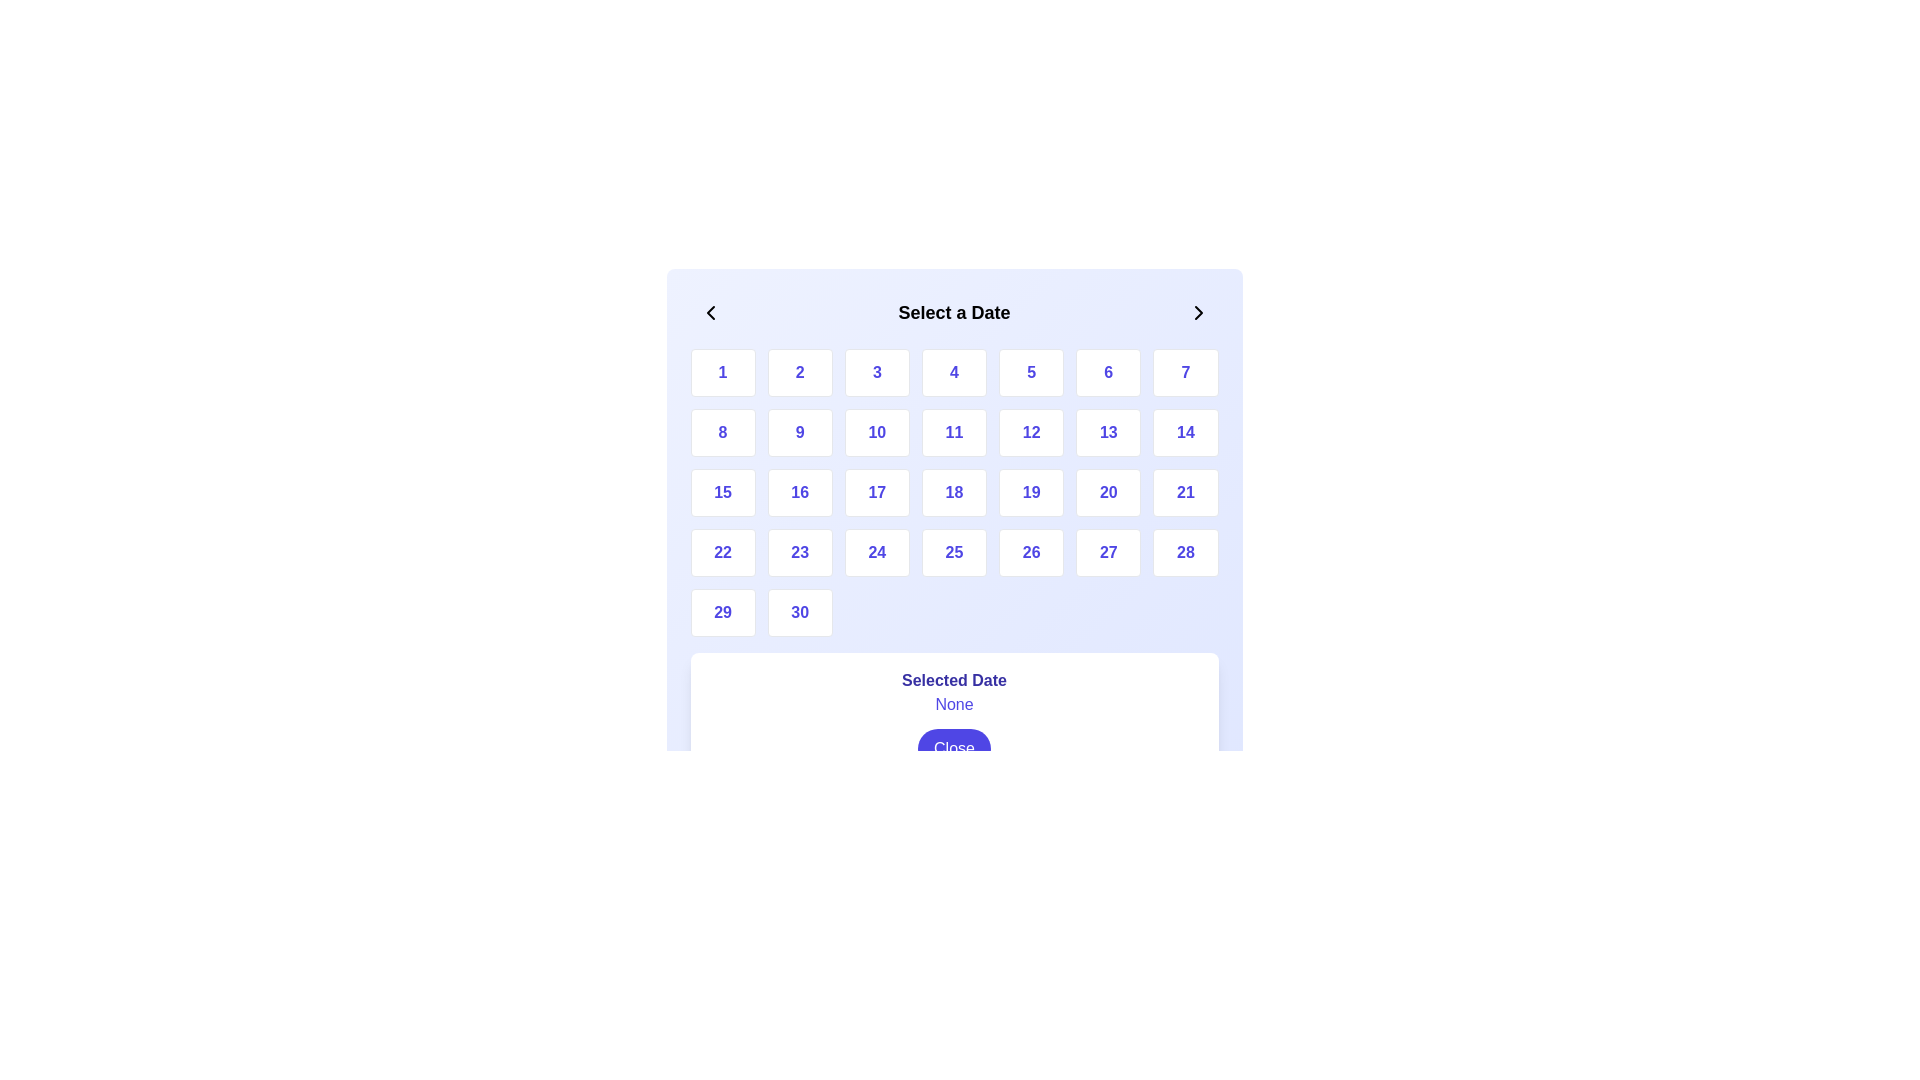  What do you see at coordinates (1185, 493) in the screenshot?
I see `the rectangular button labeled '21' with bold indigo text and a white background` at bounding box center [1185, 493].